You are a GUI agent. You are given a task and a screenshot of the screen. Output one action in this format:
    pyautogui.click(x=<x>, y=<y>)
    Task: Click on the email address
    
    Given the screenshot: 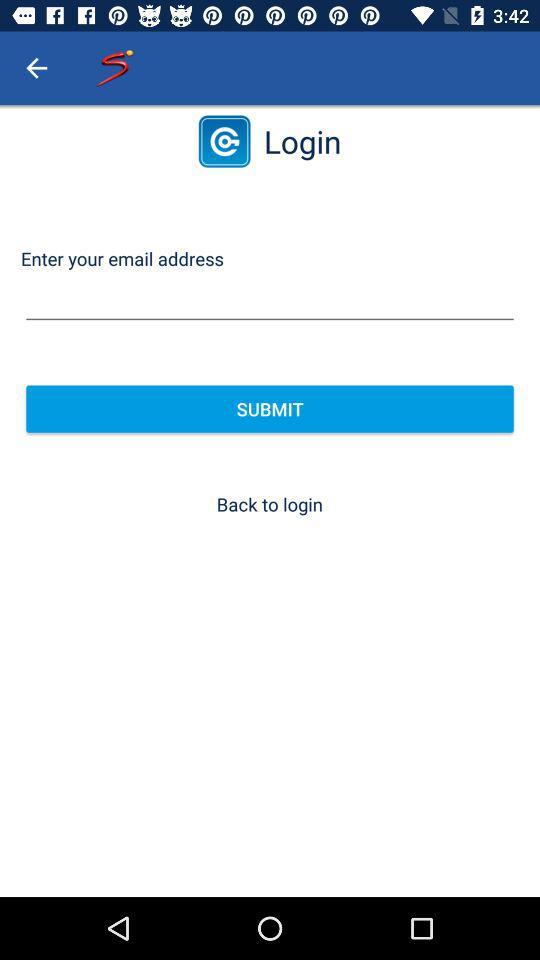 What is the action you would take?
    pyautogui.click(x=270, y=299)
    